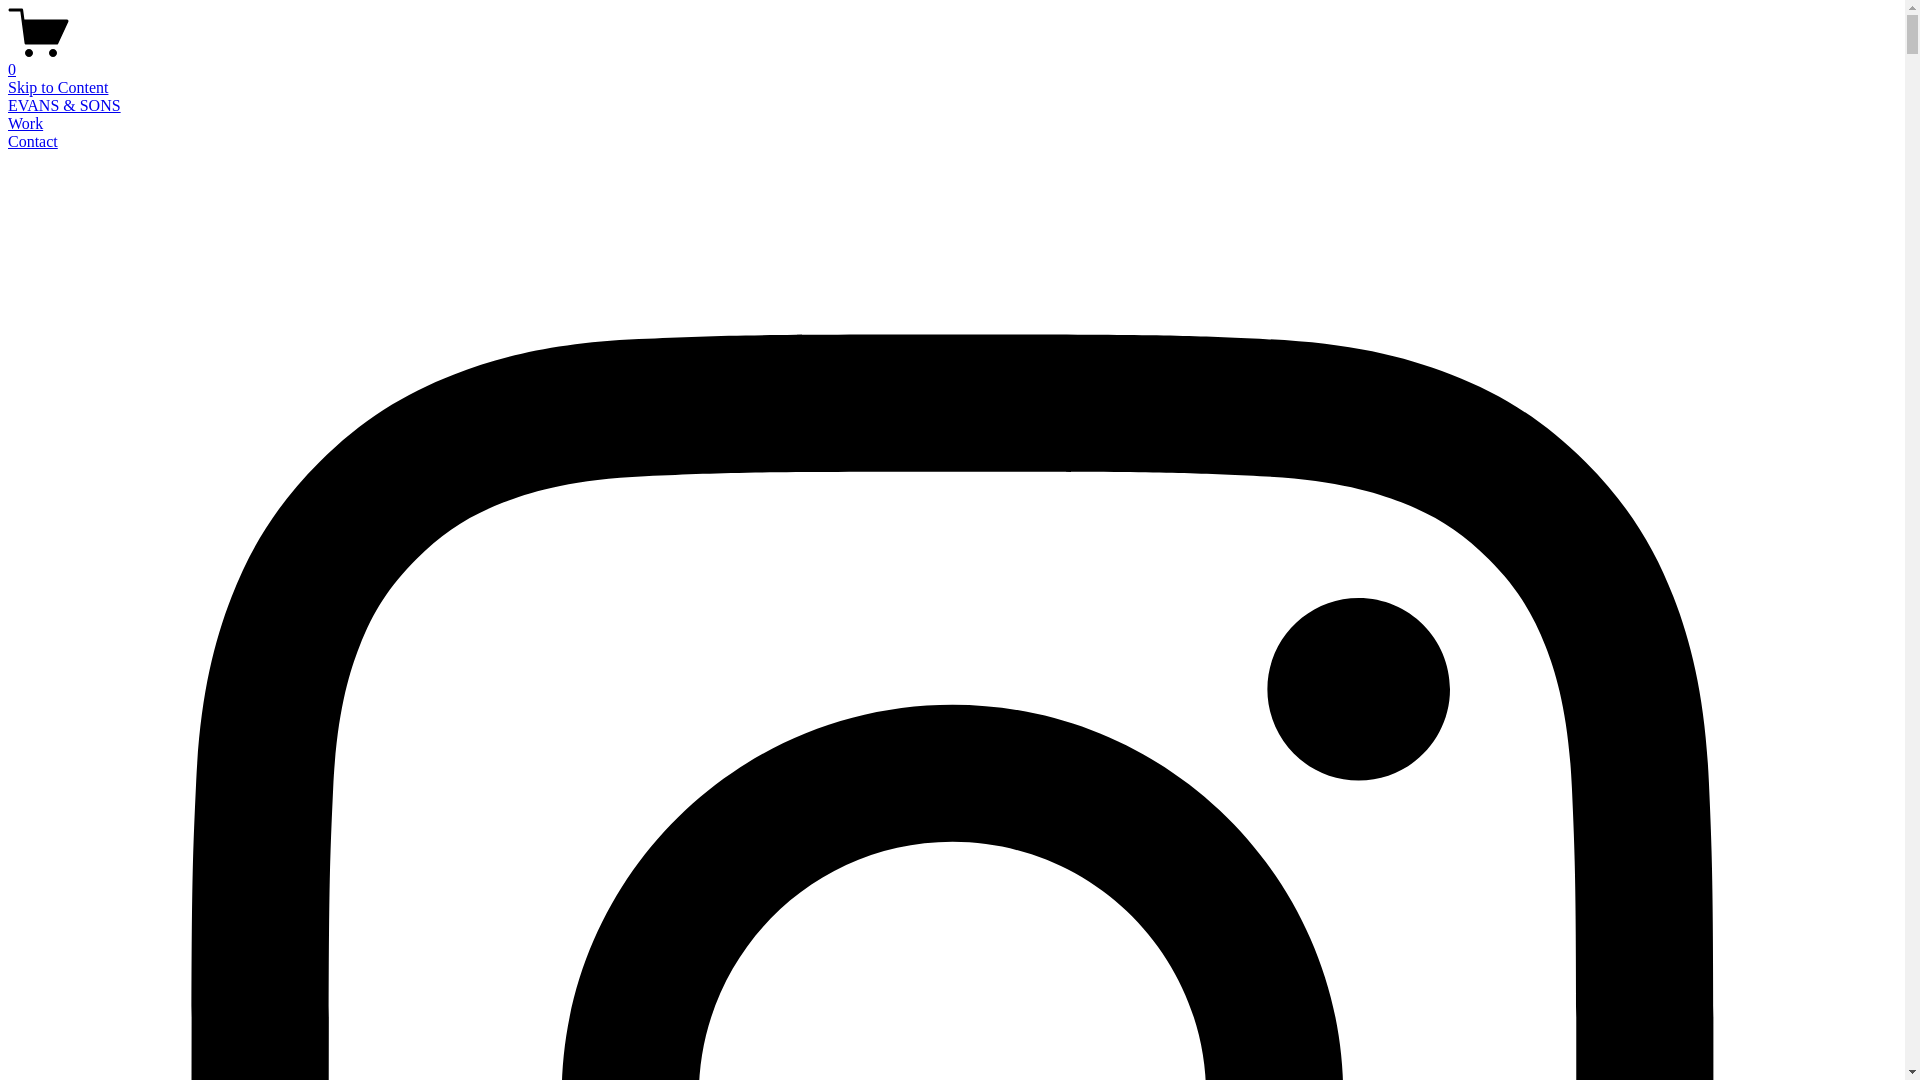  I want to click on 'Skip to Content', so click(57, 86).